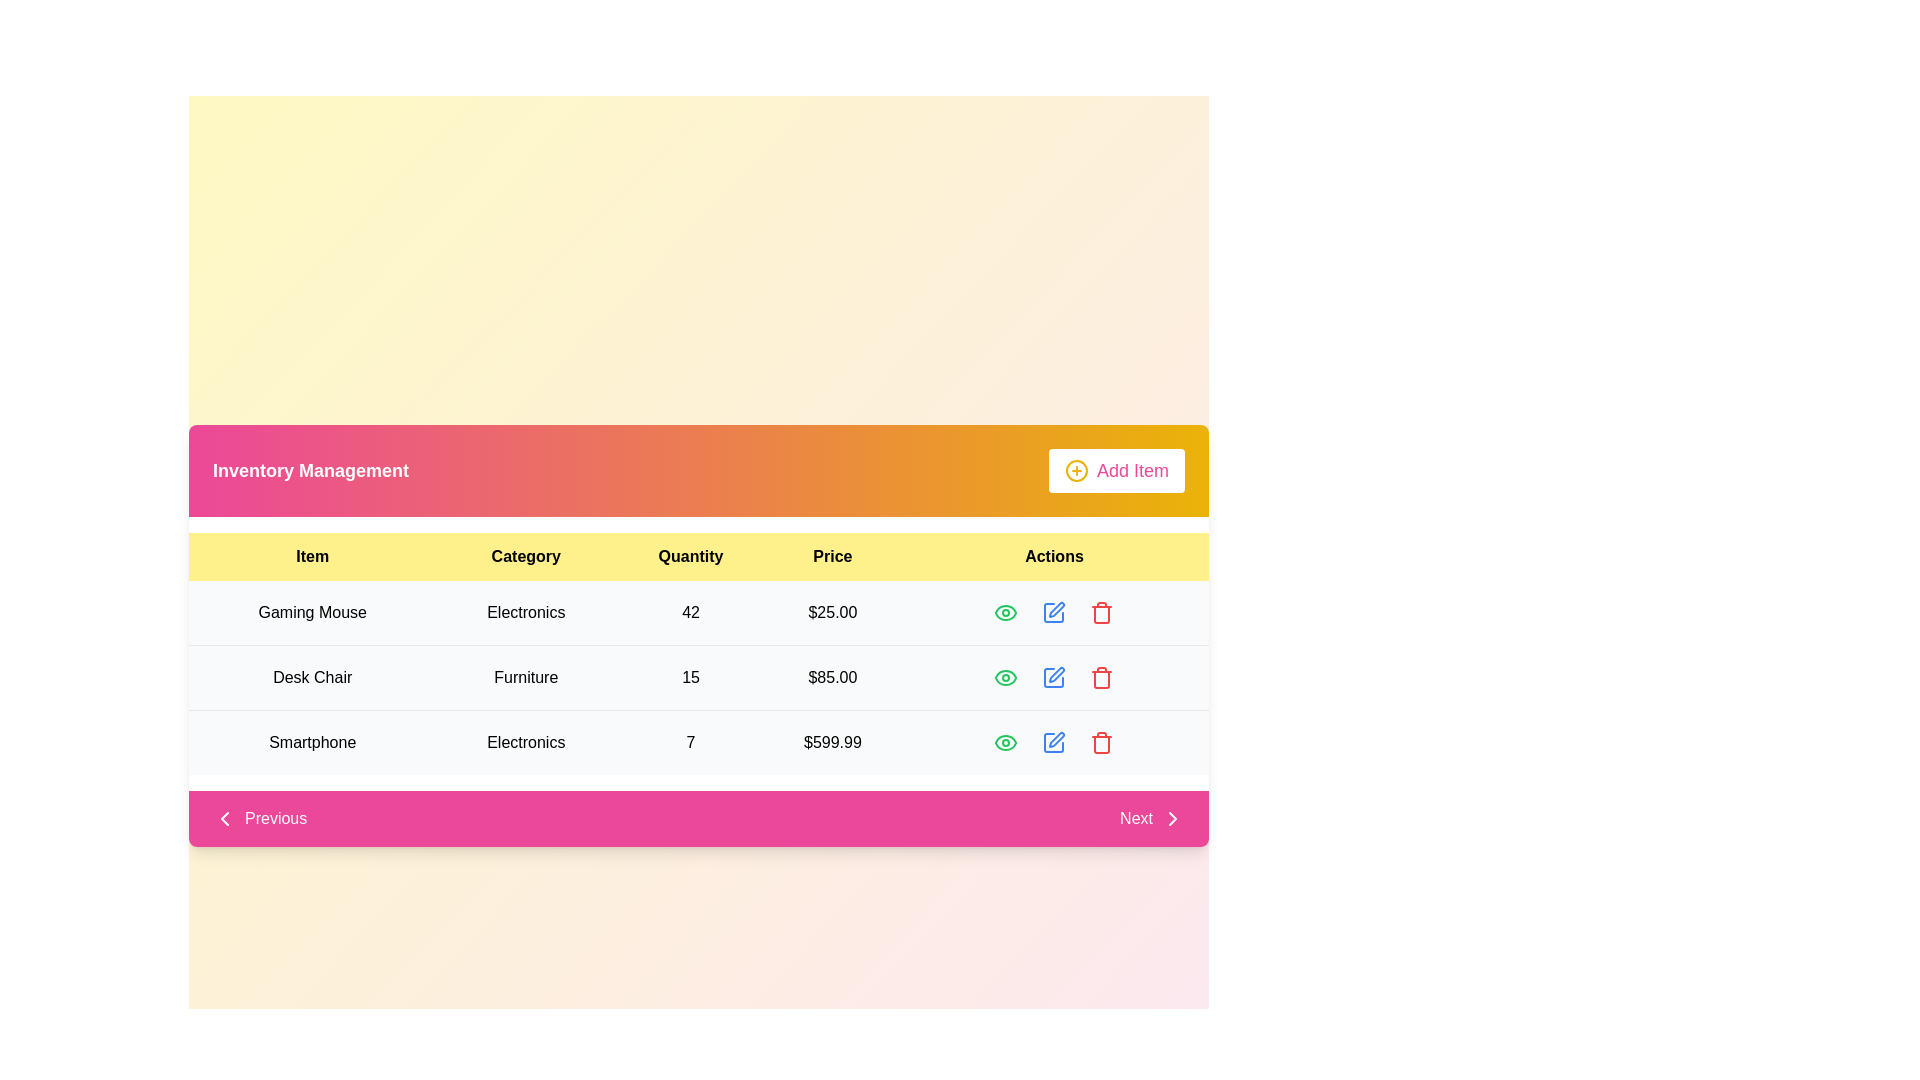  I want to click on the eye-shaped icon button for viewing details located in the 'Actions' column of the 'Smartphone' item row, so click(1006, 743).